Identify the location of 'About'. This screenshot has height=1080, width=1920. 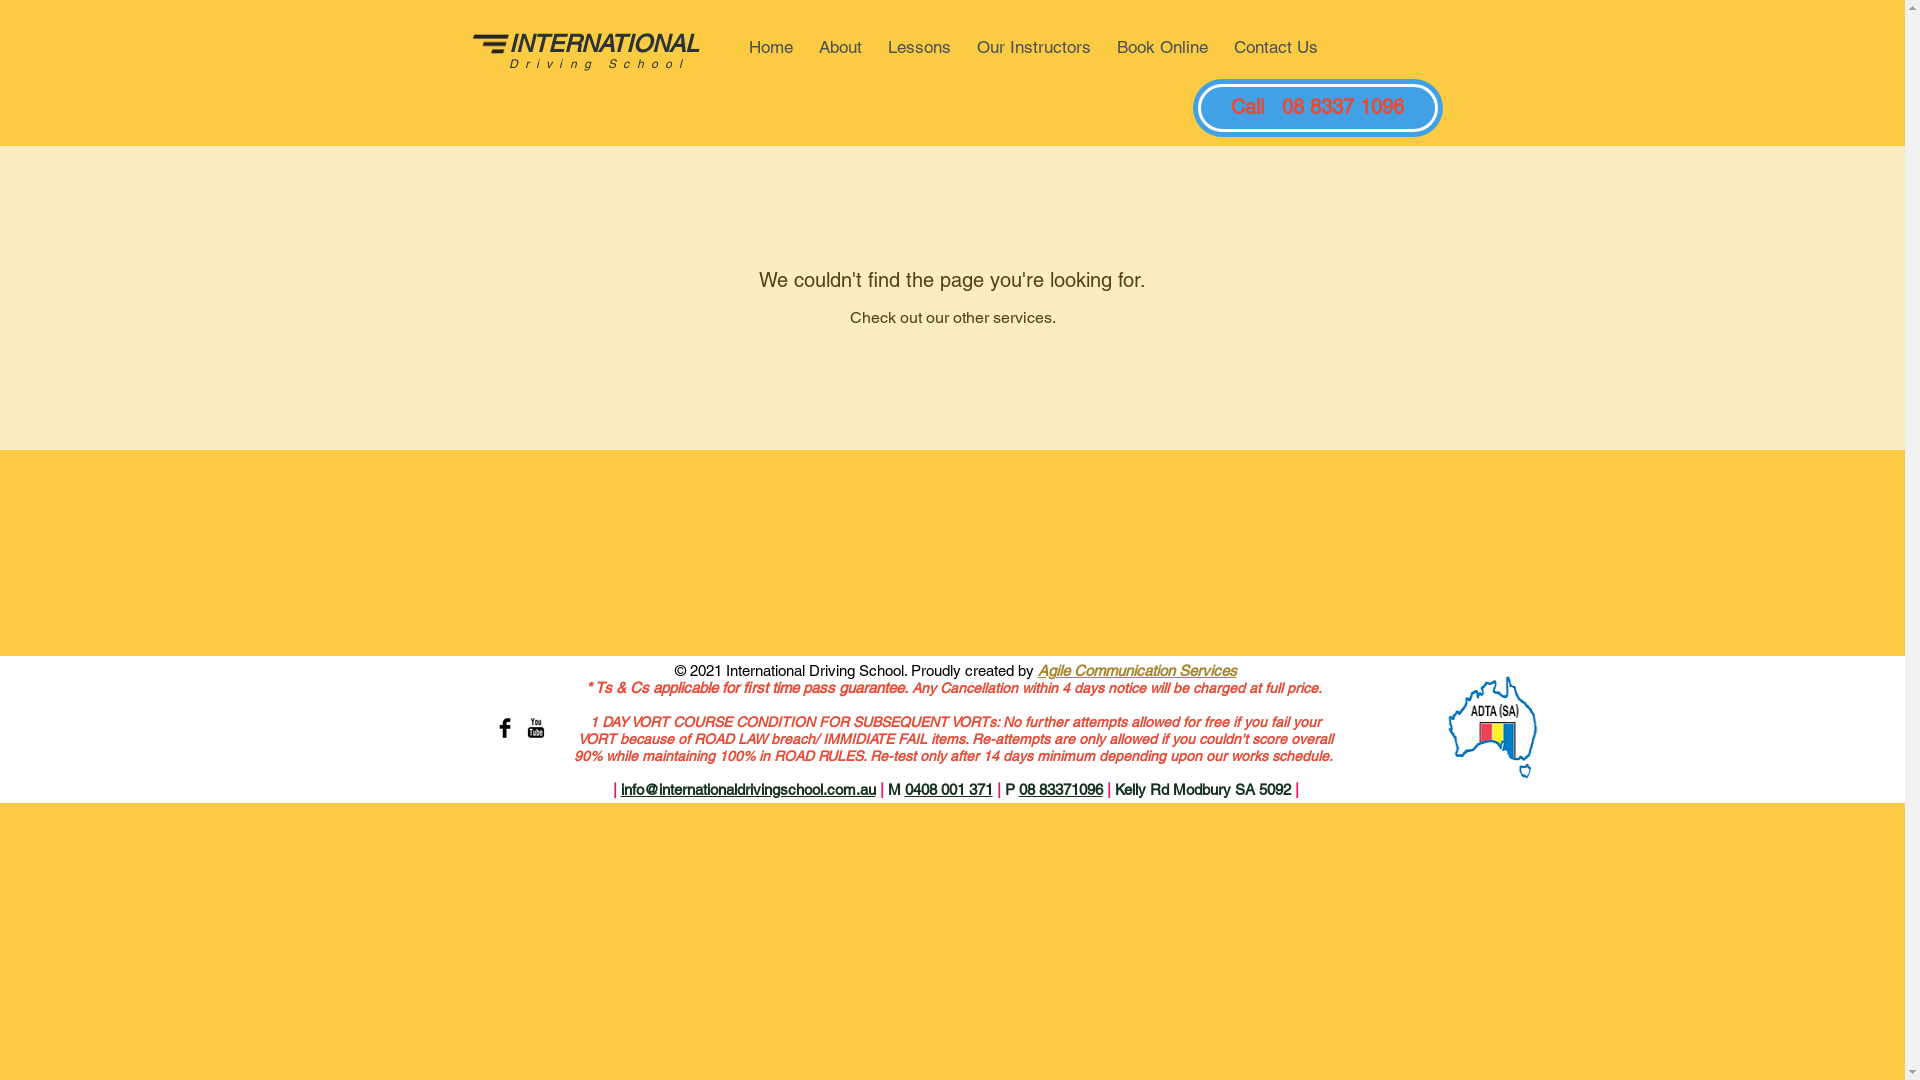
(806, 46).